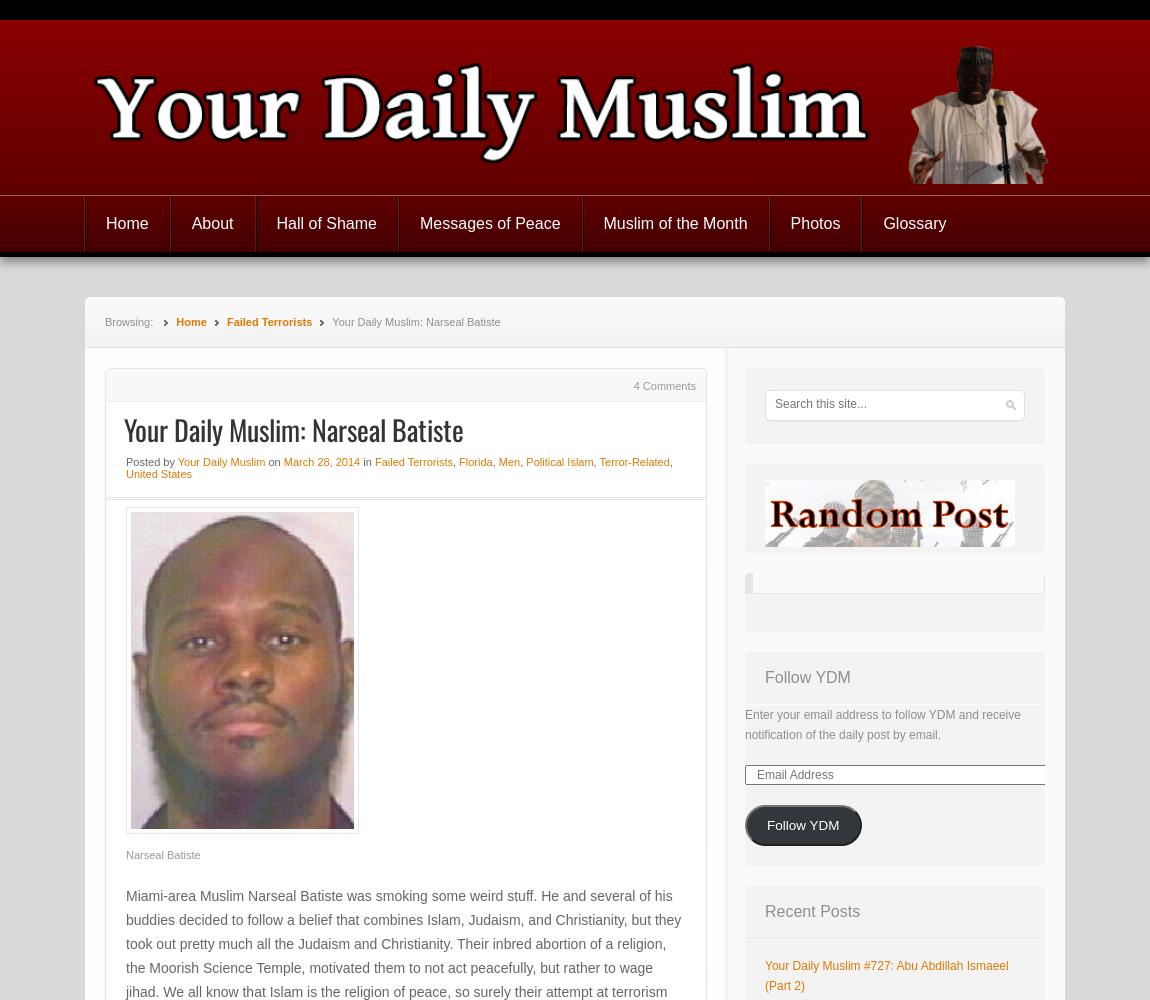 The width and height of the screenshot is (1150, 1000). What do you see at coordinates (886, 975) in the screenshot?
I see `'Your Daily Muslim #727: Abu Abdillah Ismaeel (Part 2)'` at bounding box center [886, 975].